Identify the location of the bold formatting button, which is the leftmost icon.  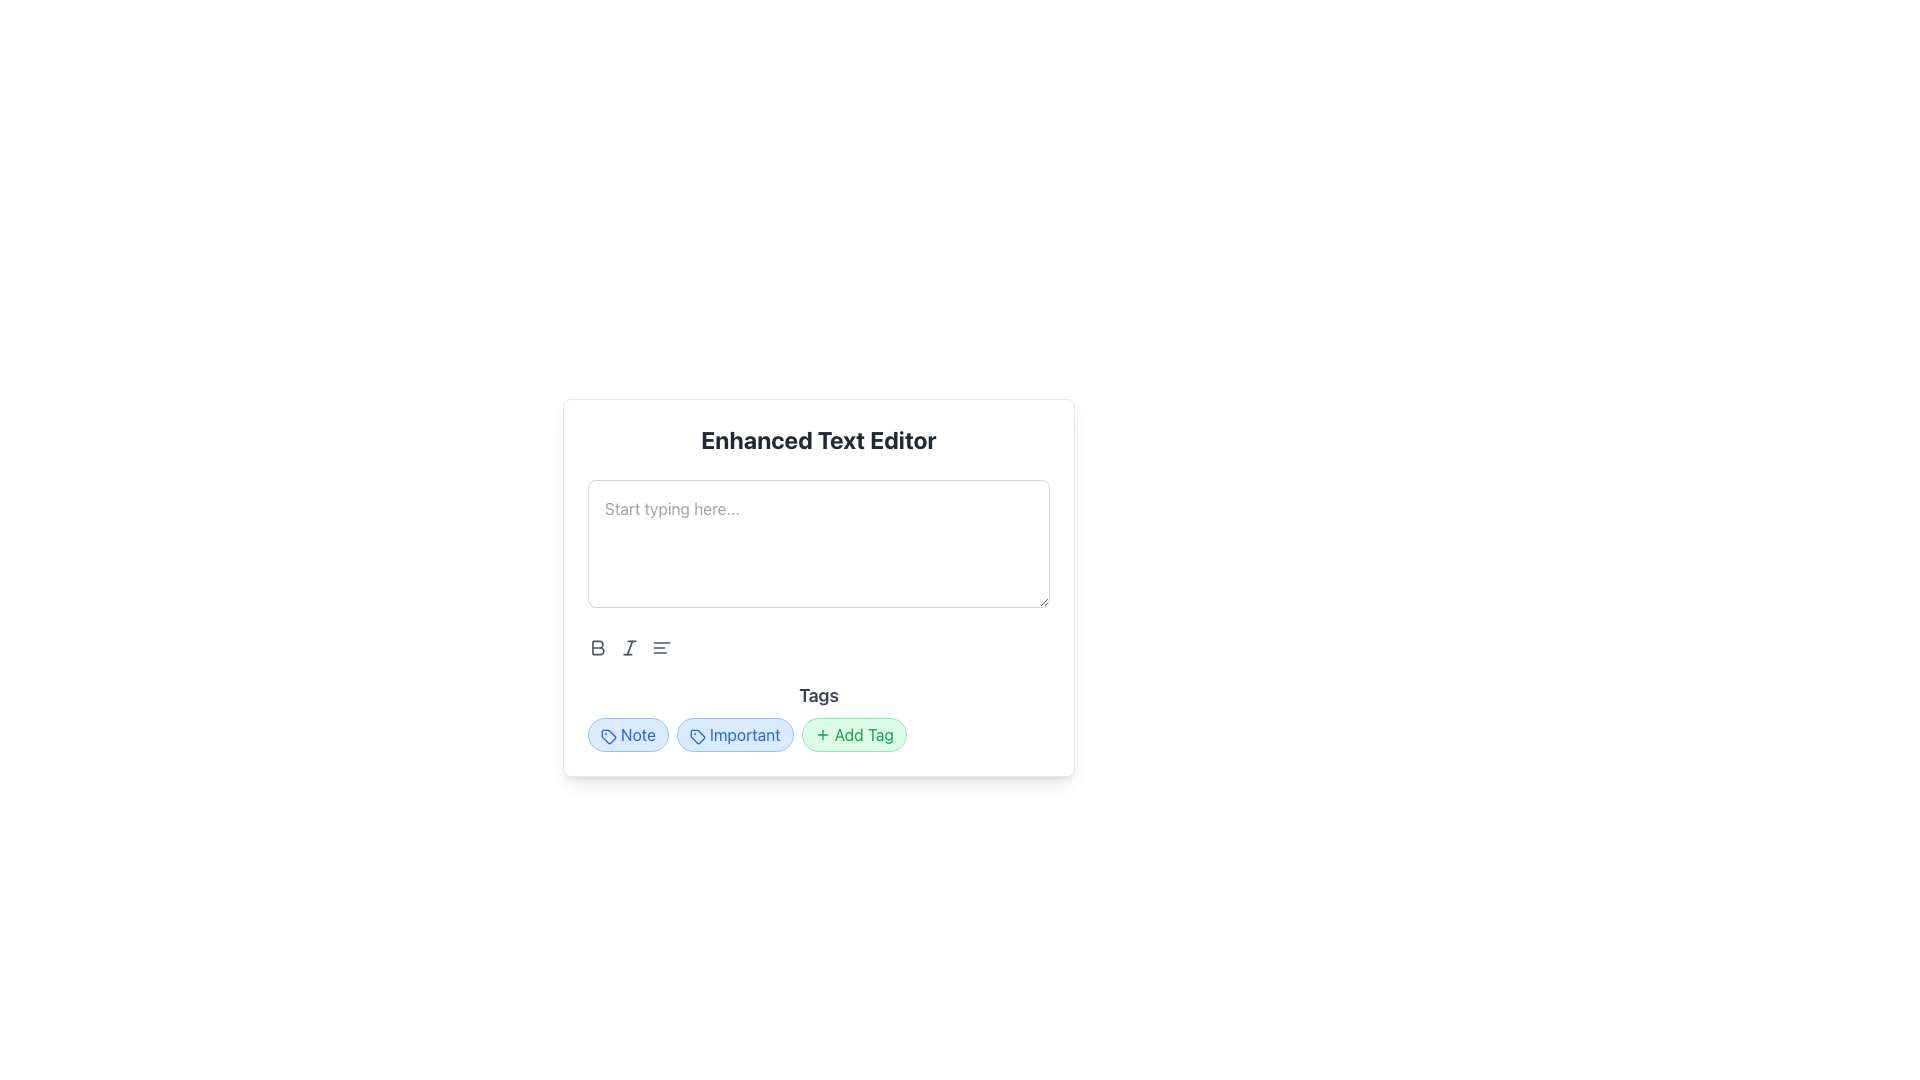
(597, 648).